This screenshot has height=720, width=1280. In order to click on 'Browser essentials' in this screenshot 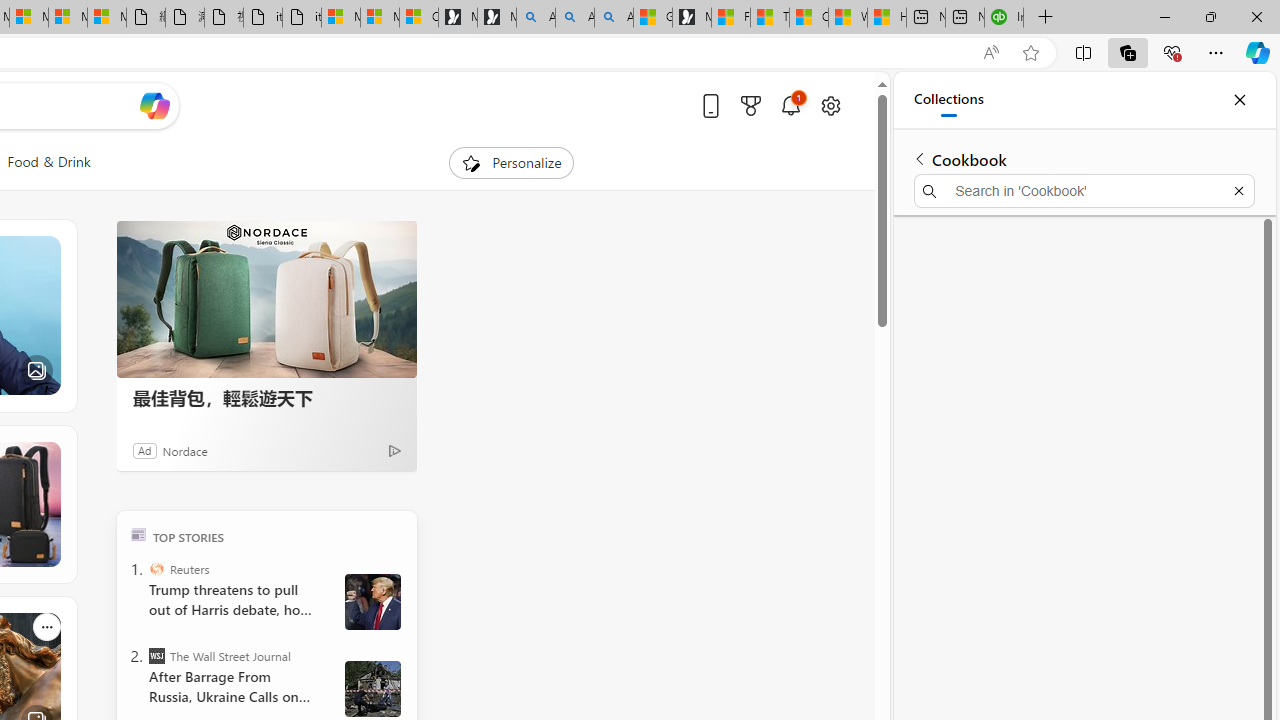, I will do `click(1171, 51)`.